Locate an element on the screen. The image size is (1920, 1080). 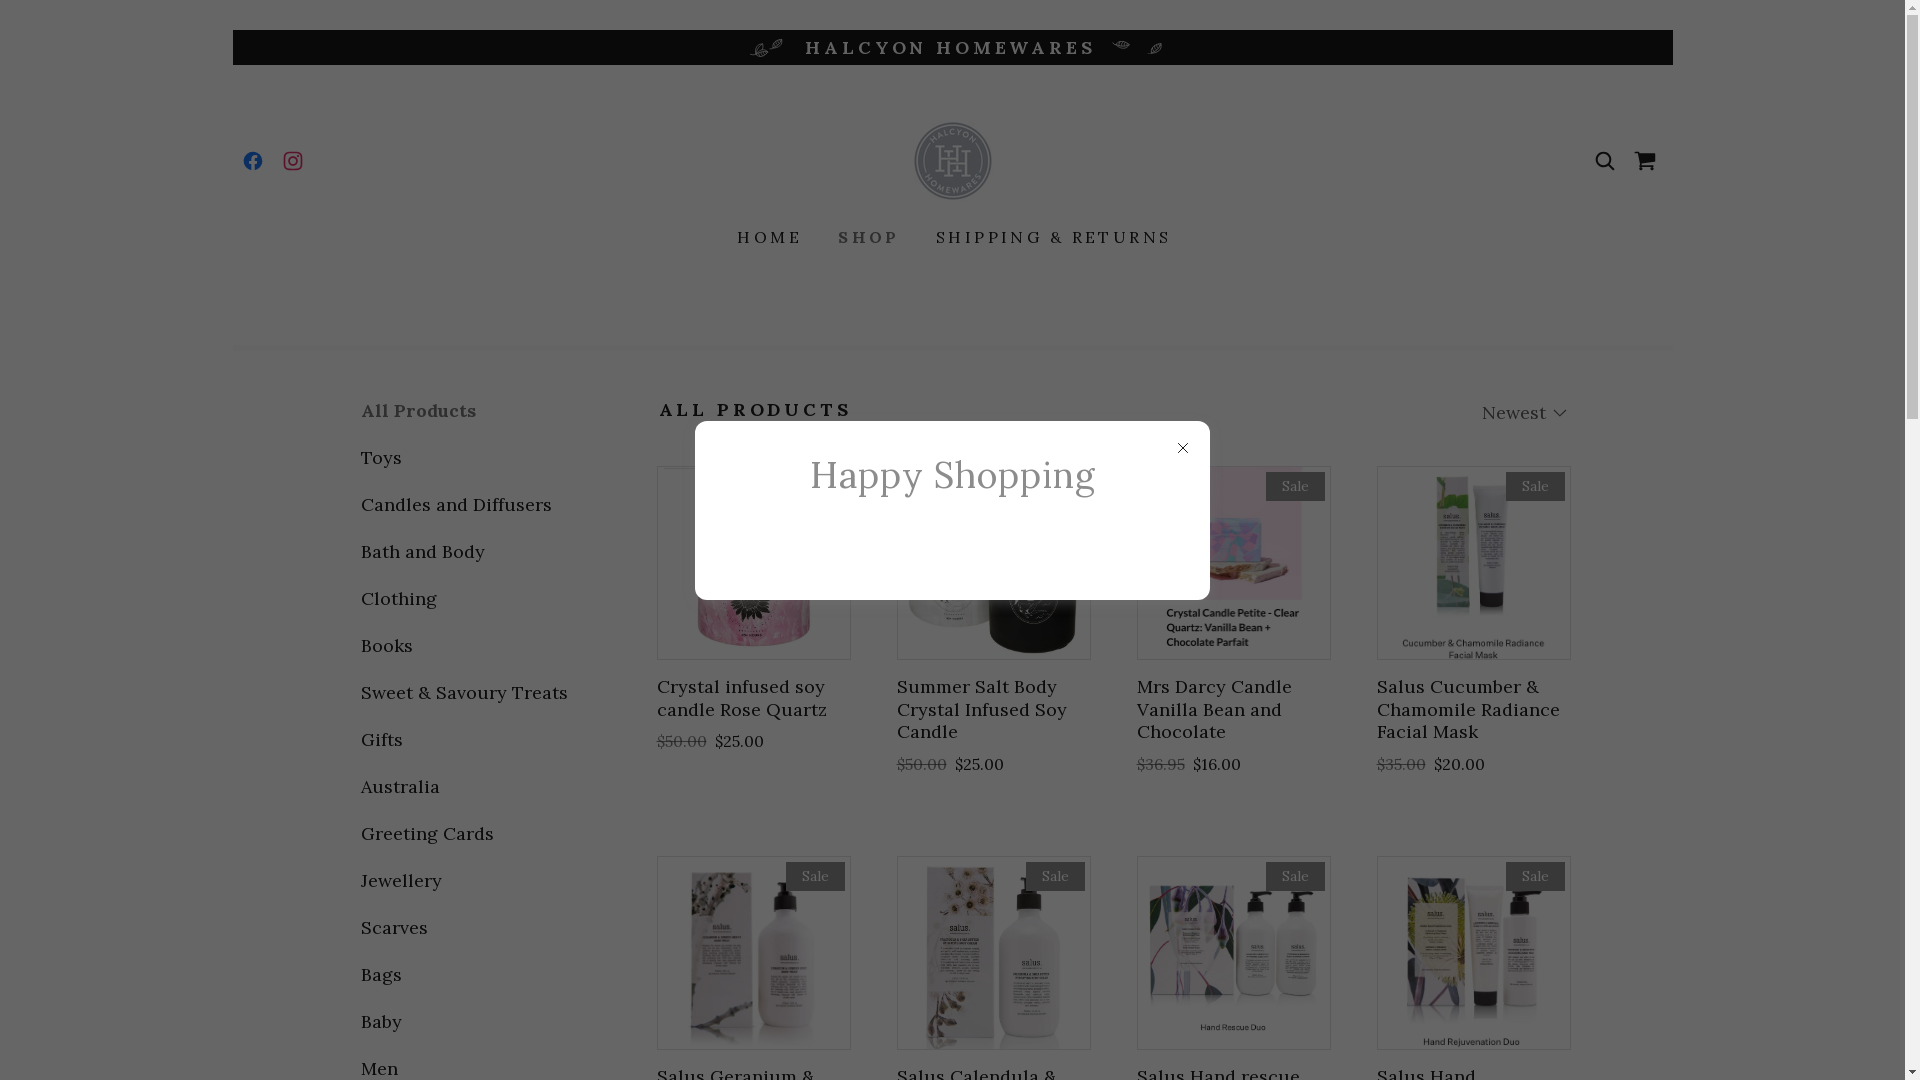
'Greeting Cards' is located at coordinates (470, 833).